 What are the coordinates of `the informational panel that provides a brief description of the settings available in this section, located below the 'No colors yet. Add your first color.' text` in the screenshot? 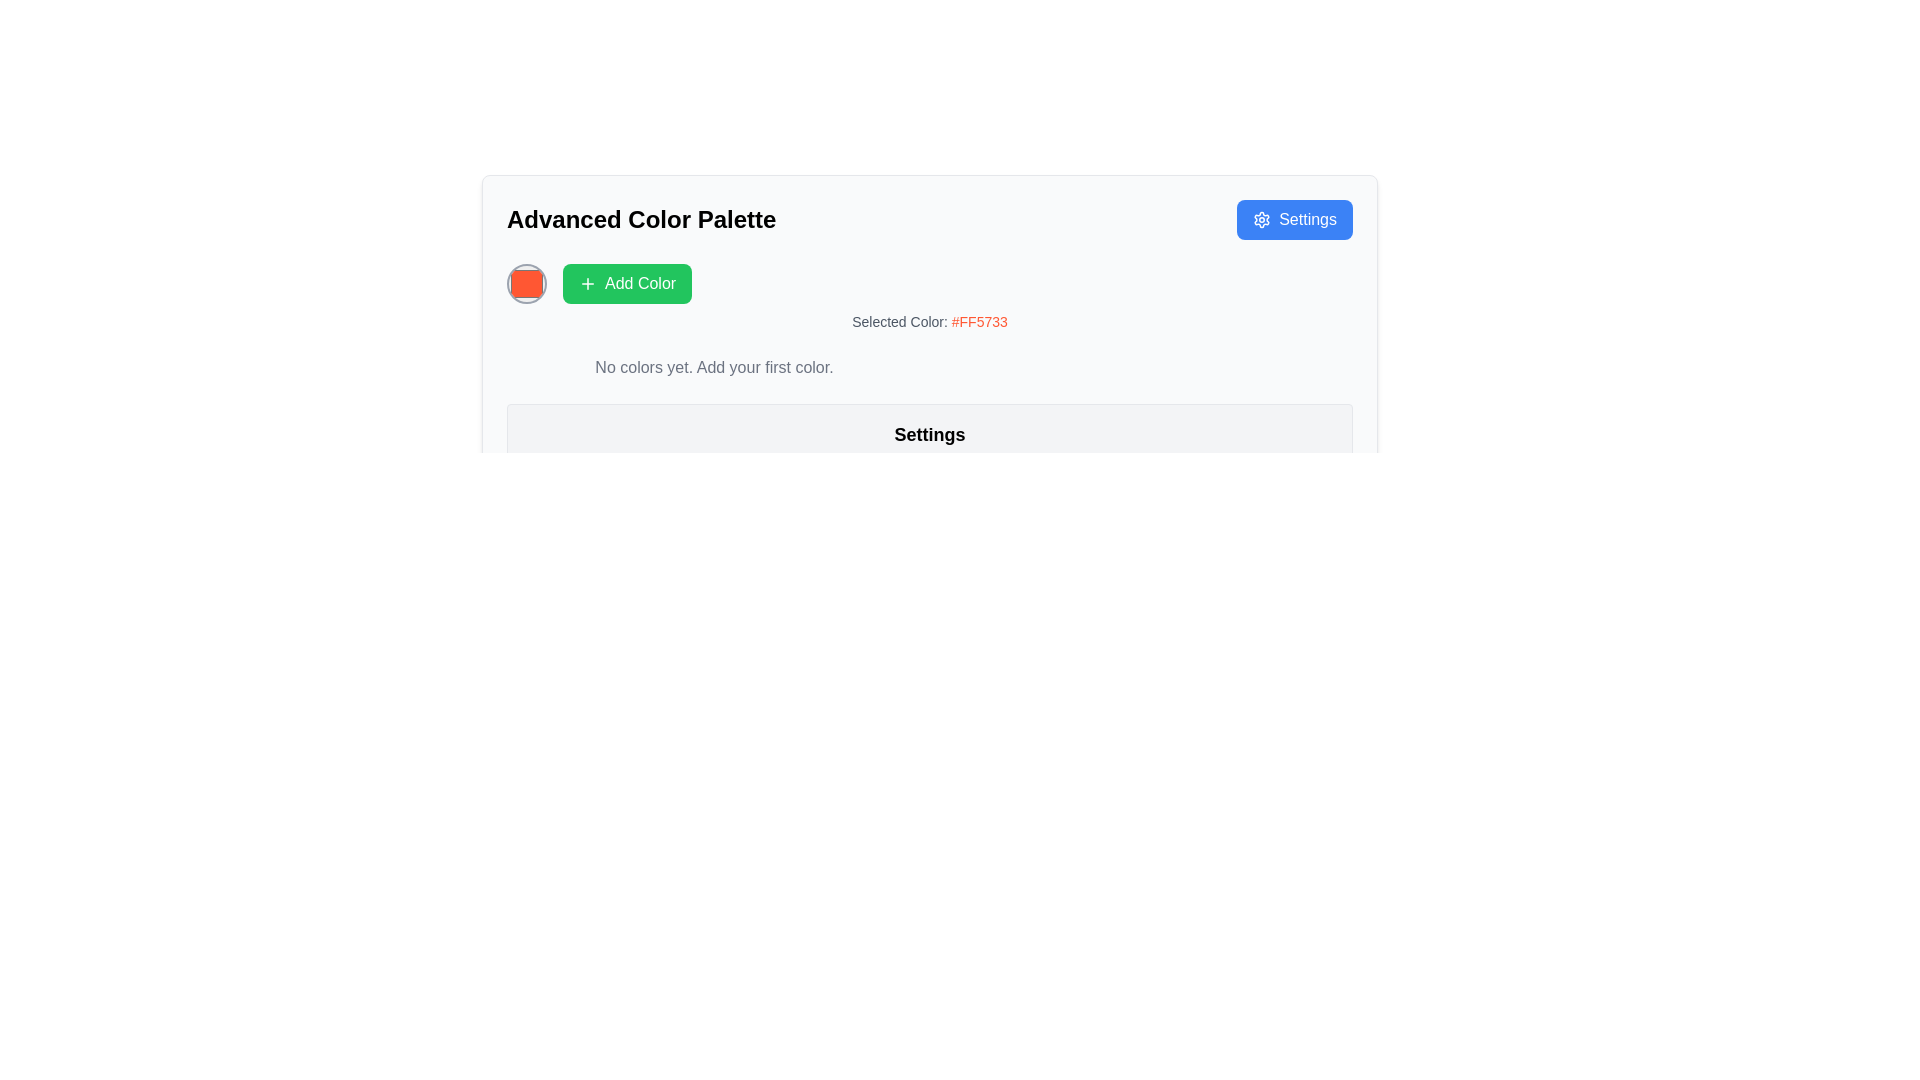 It's located at (929, 447).